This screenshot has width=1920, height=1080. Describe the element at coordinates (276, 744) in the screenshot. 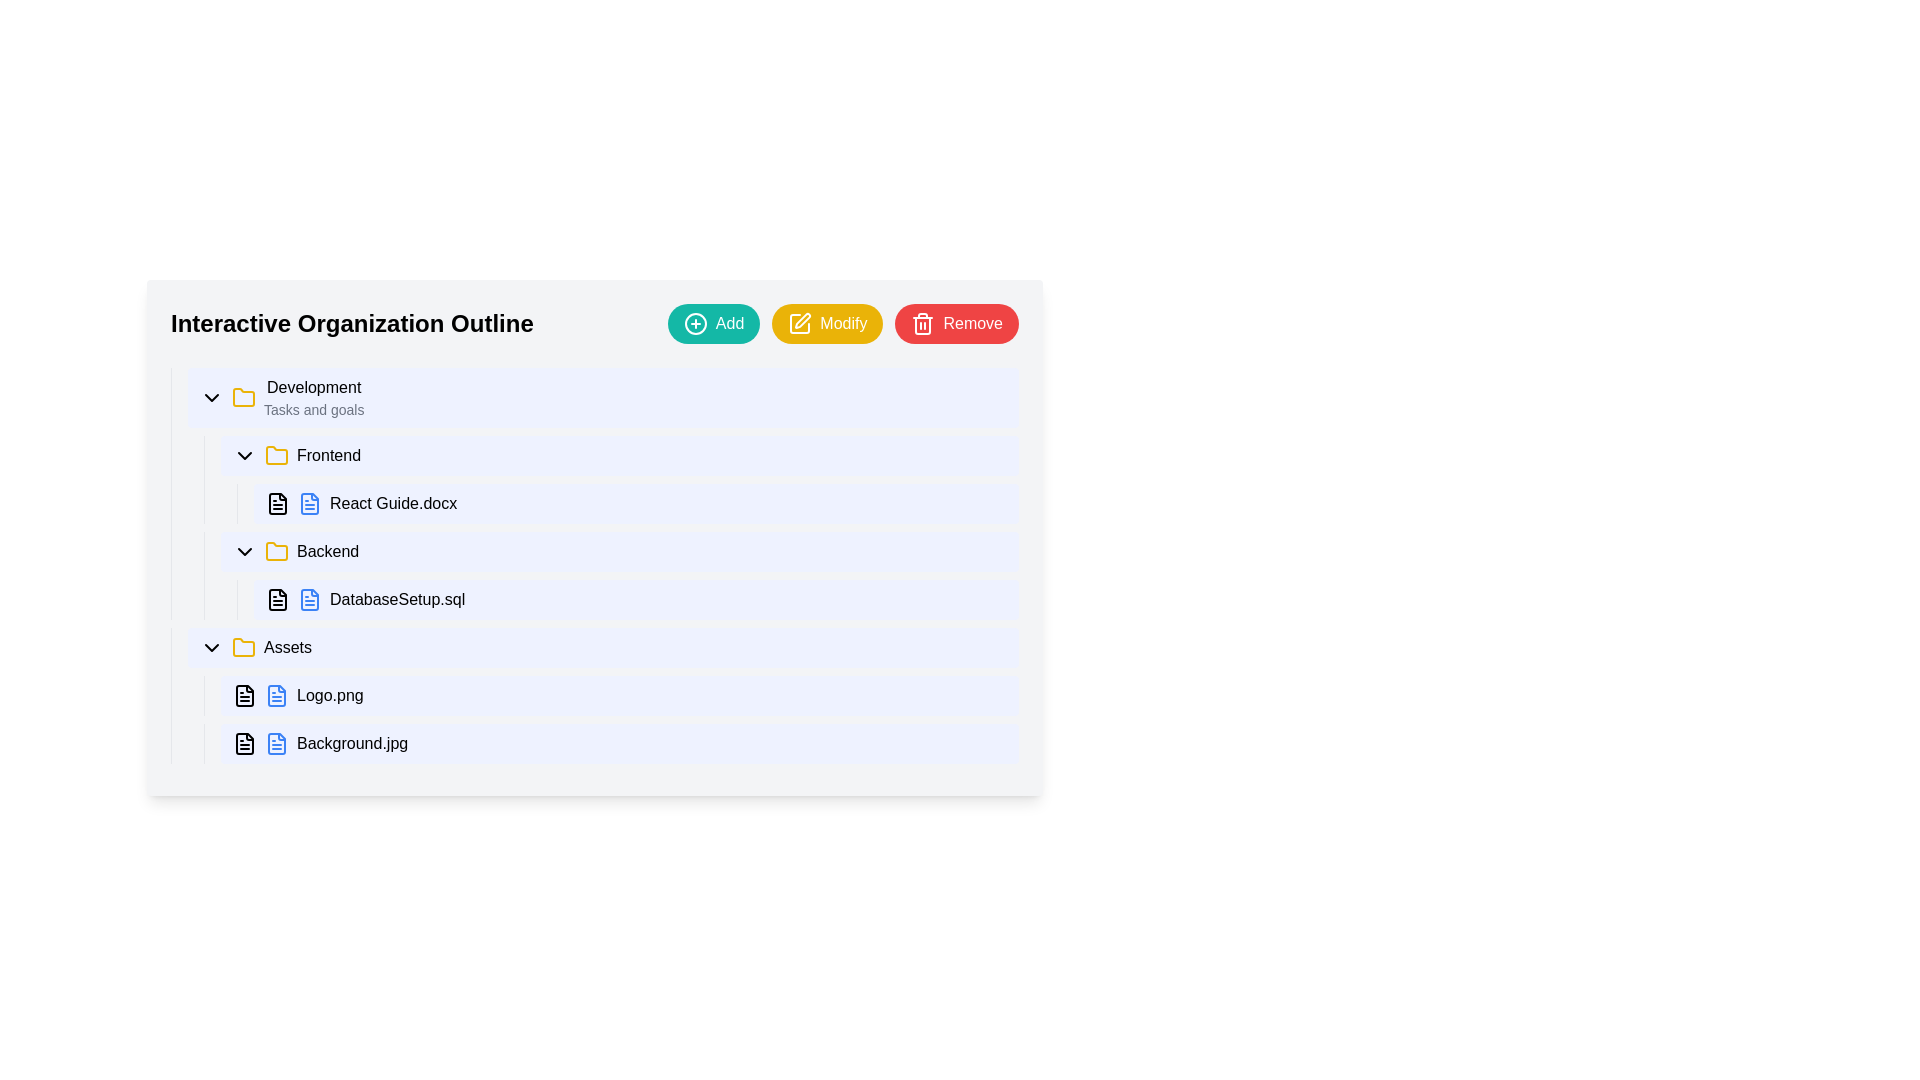

I see `the blue-colored file icon located to the left of the label 'Background.jpg', which represents that file` at that location.